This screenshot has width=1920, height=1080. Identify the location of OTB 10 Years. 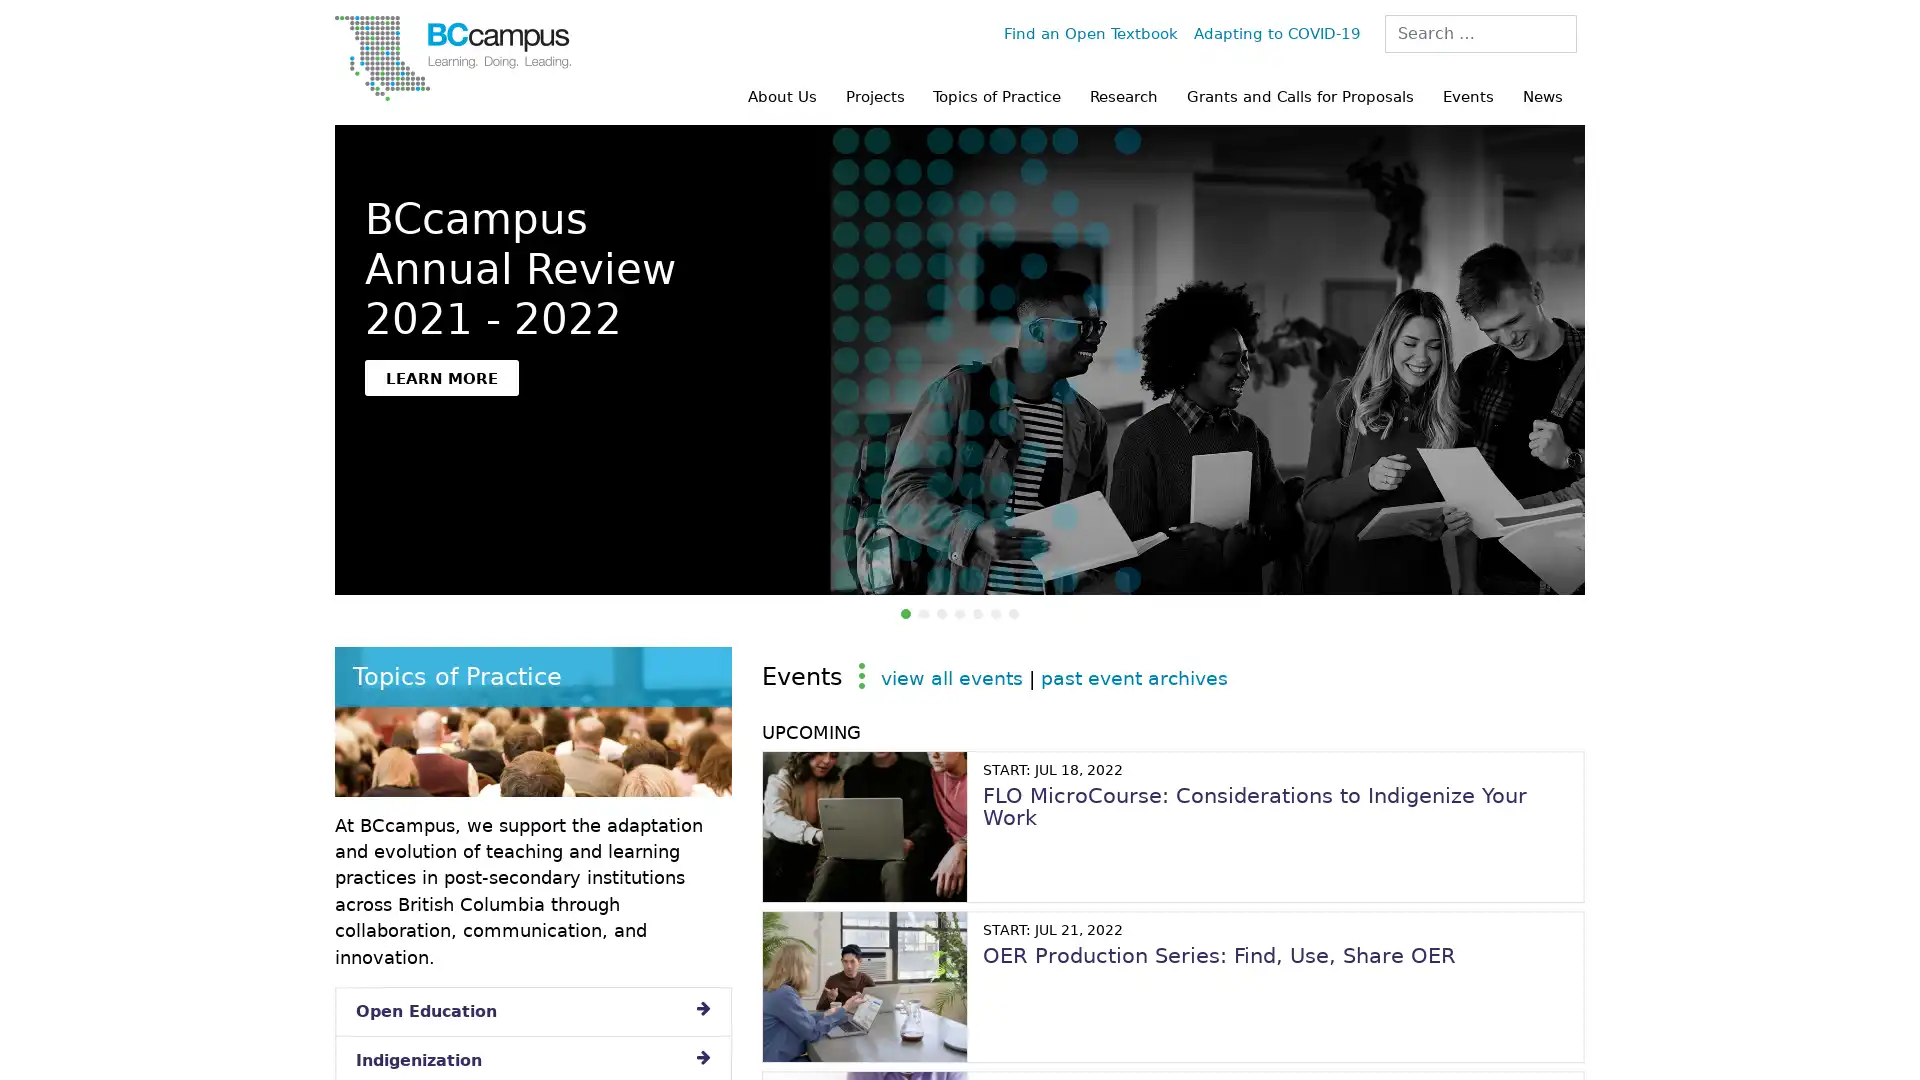
(960, 612).